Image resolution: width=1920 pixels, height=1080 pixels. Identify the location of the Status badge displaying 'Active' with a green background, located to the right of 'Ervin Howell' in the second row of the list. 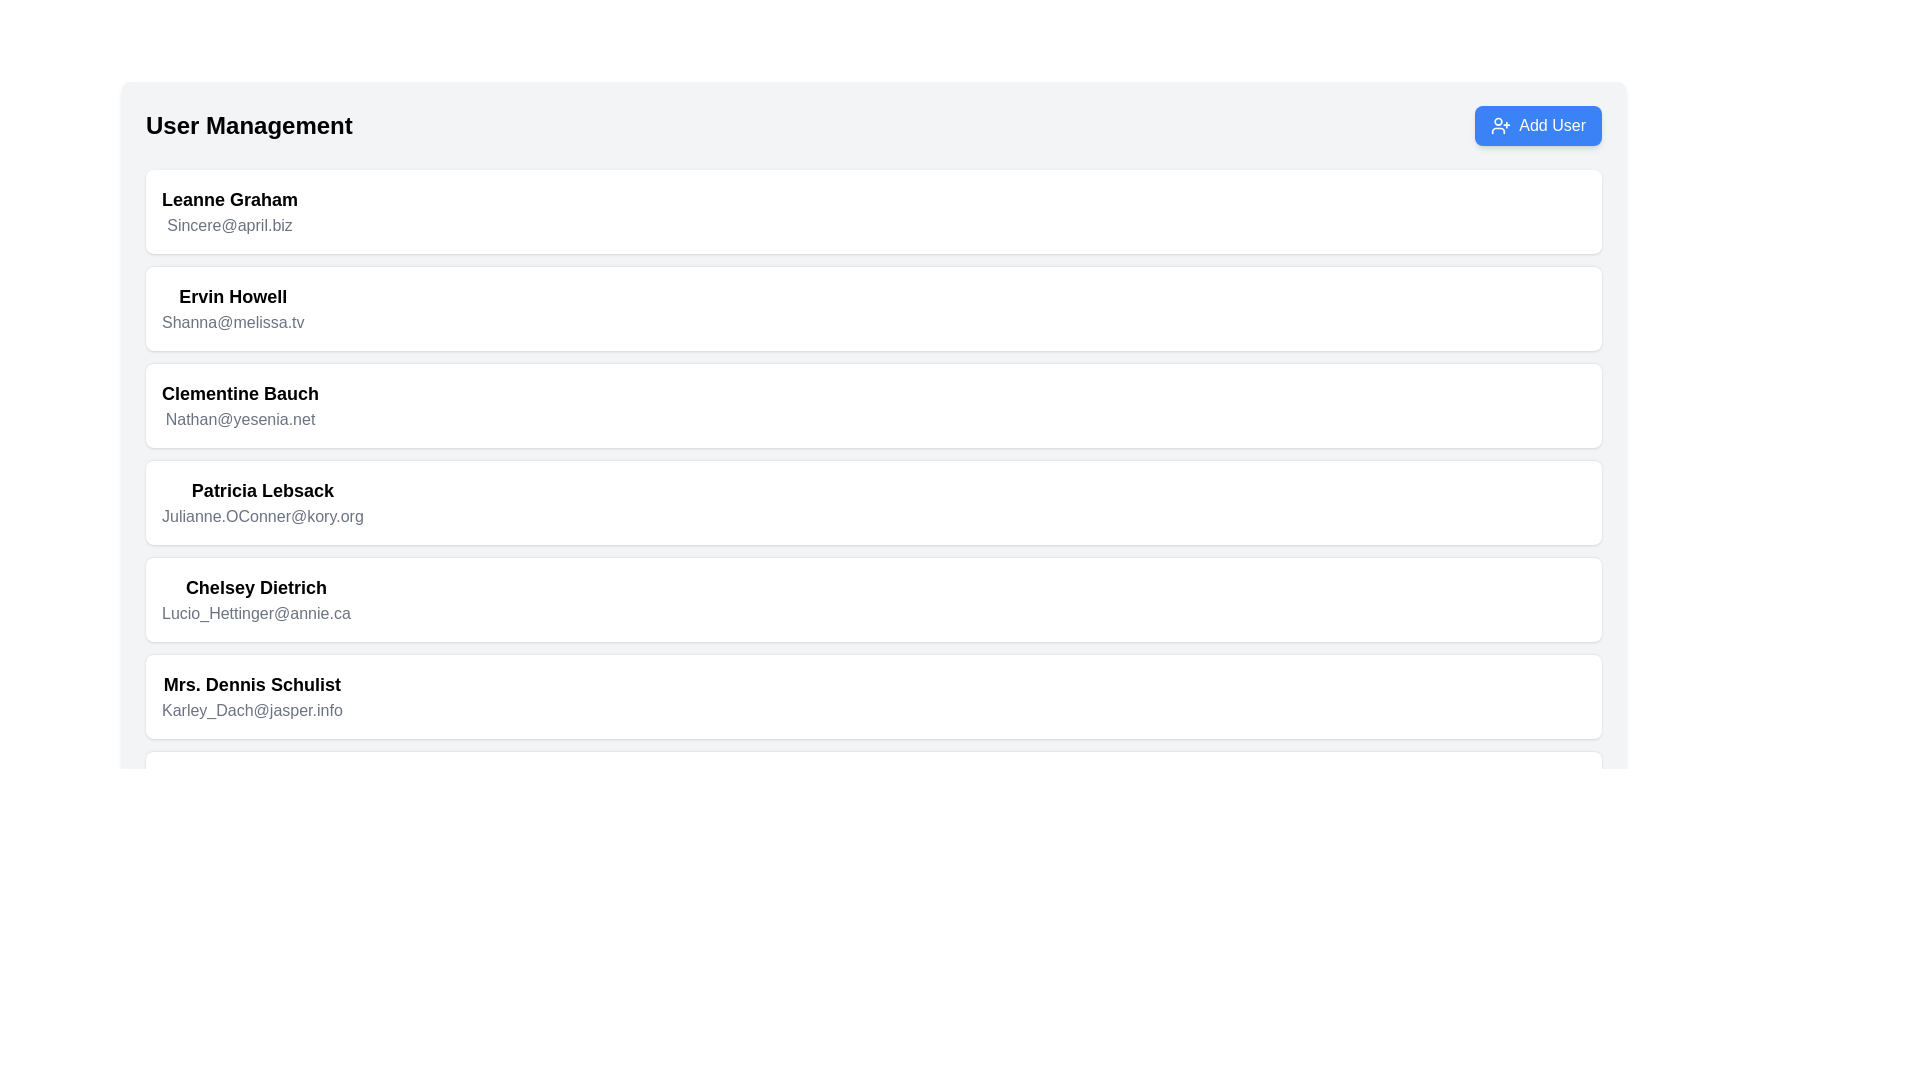
(1554, 308).